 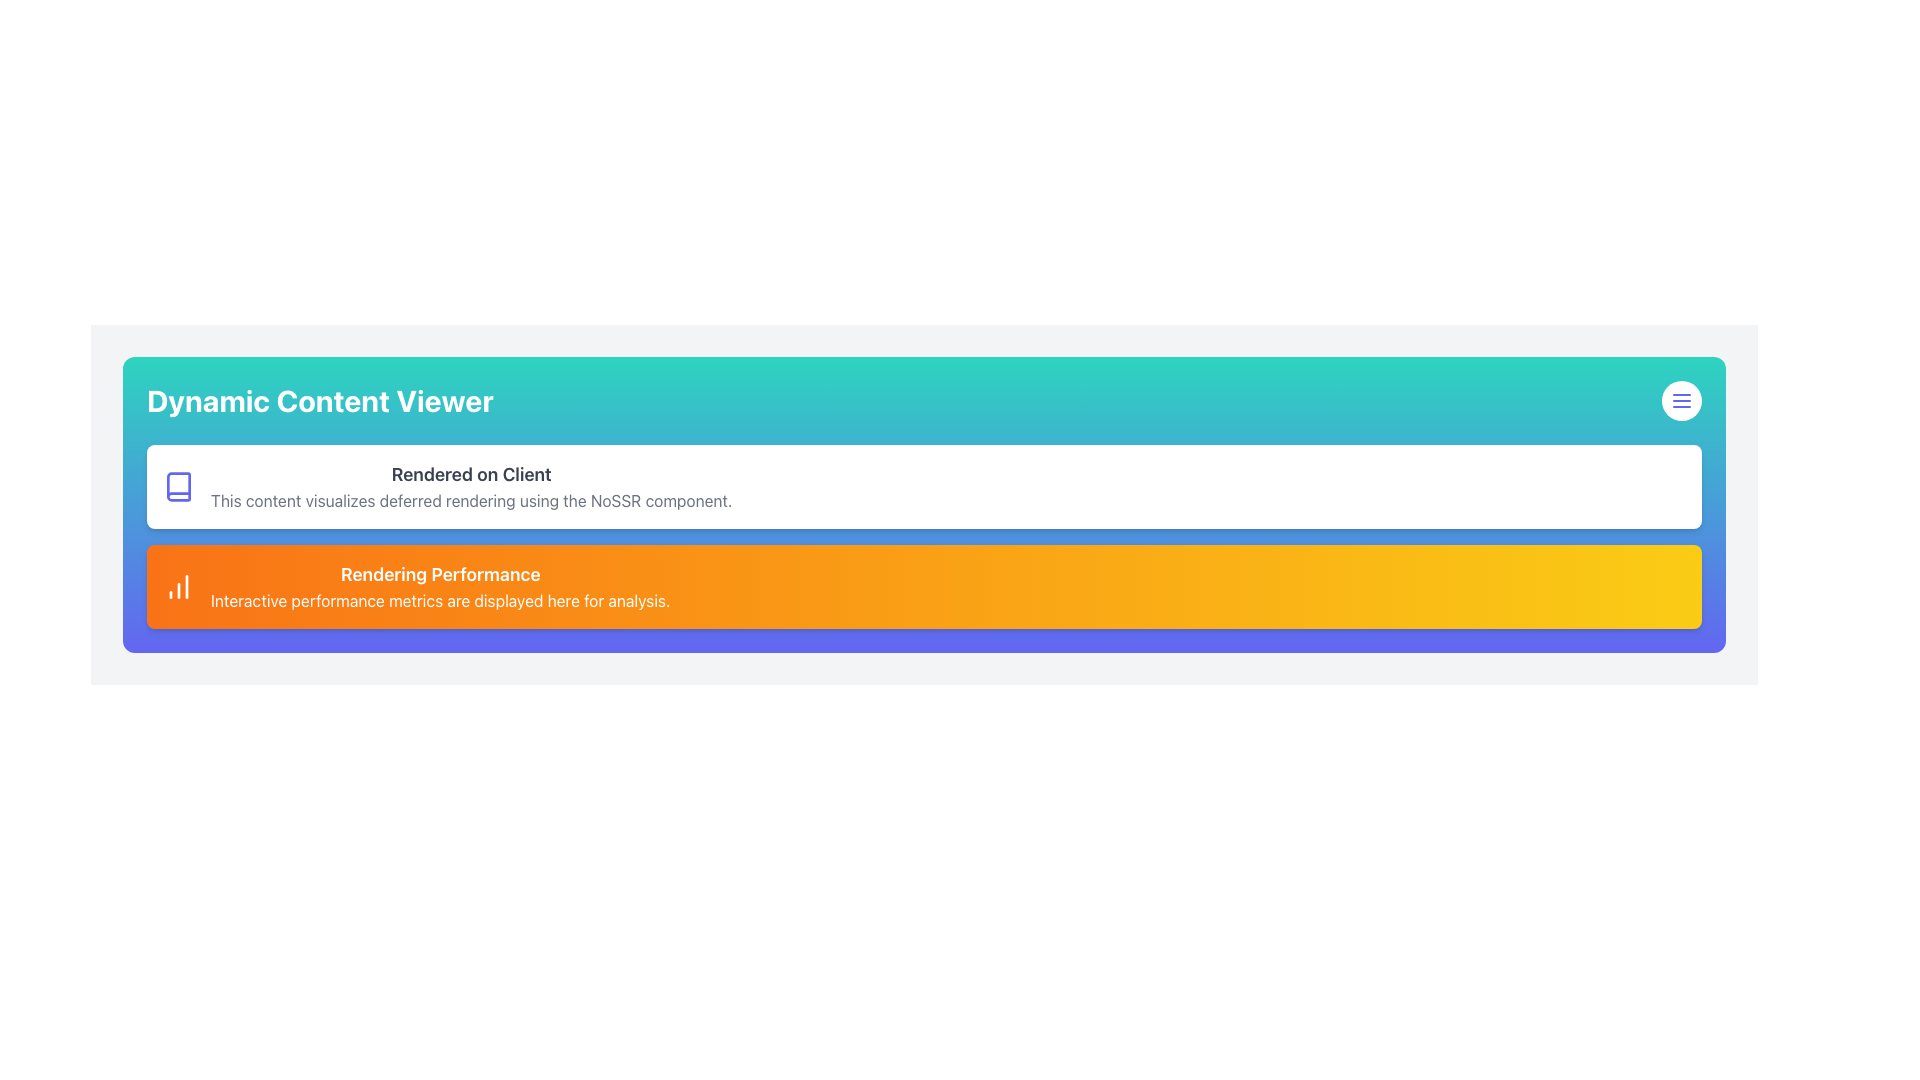 I want to click on the unique menu toggle button located in the top-right corner of the colored gradient interface header, so click(x=1680, y=401).